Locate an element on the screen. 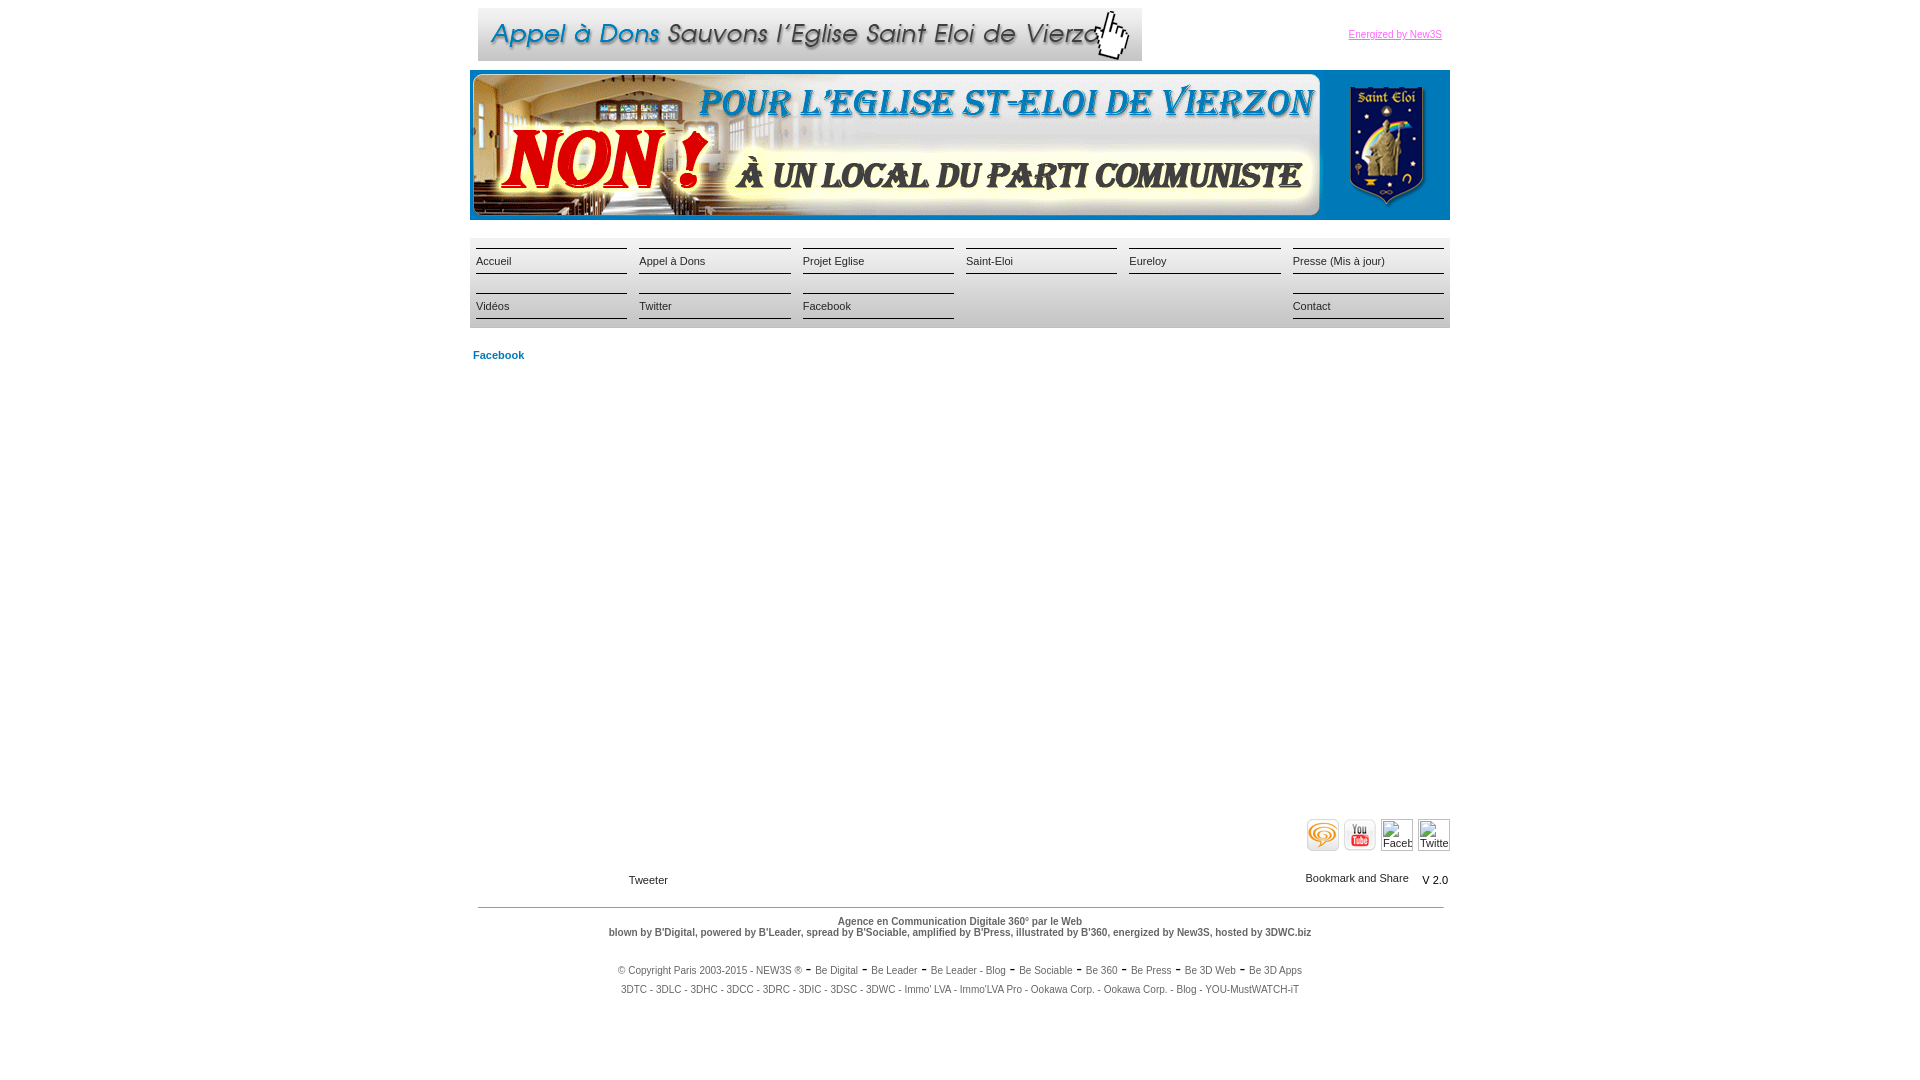 This screenshot has width=1920, height=1080. 'Facebook' is located at coordinates (1380, 834).